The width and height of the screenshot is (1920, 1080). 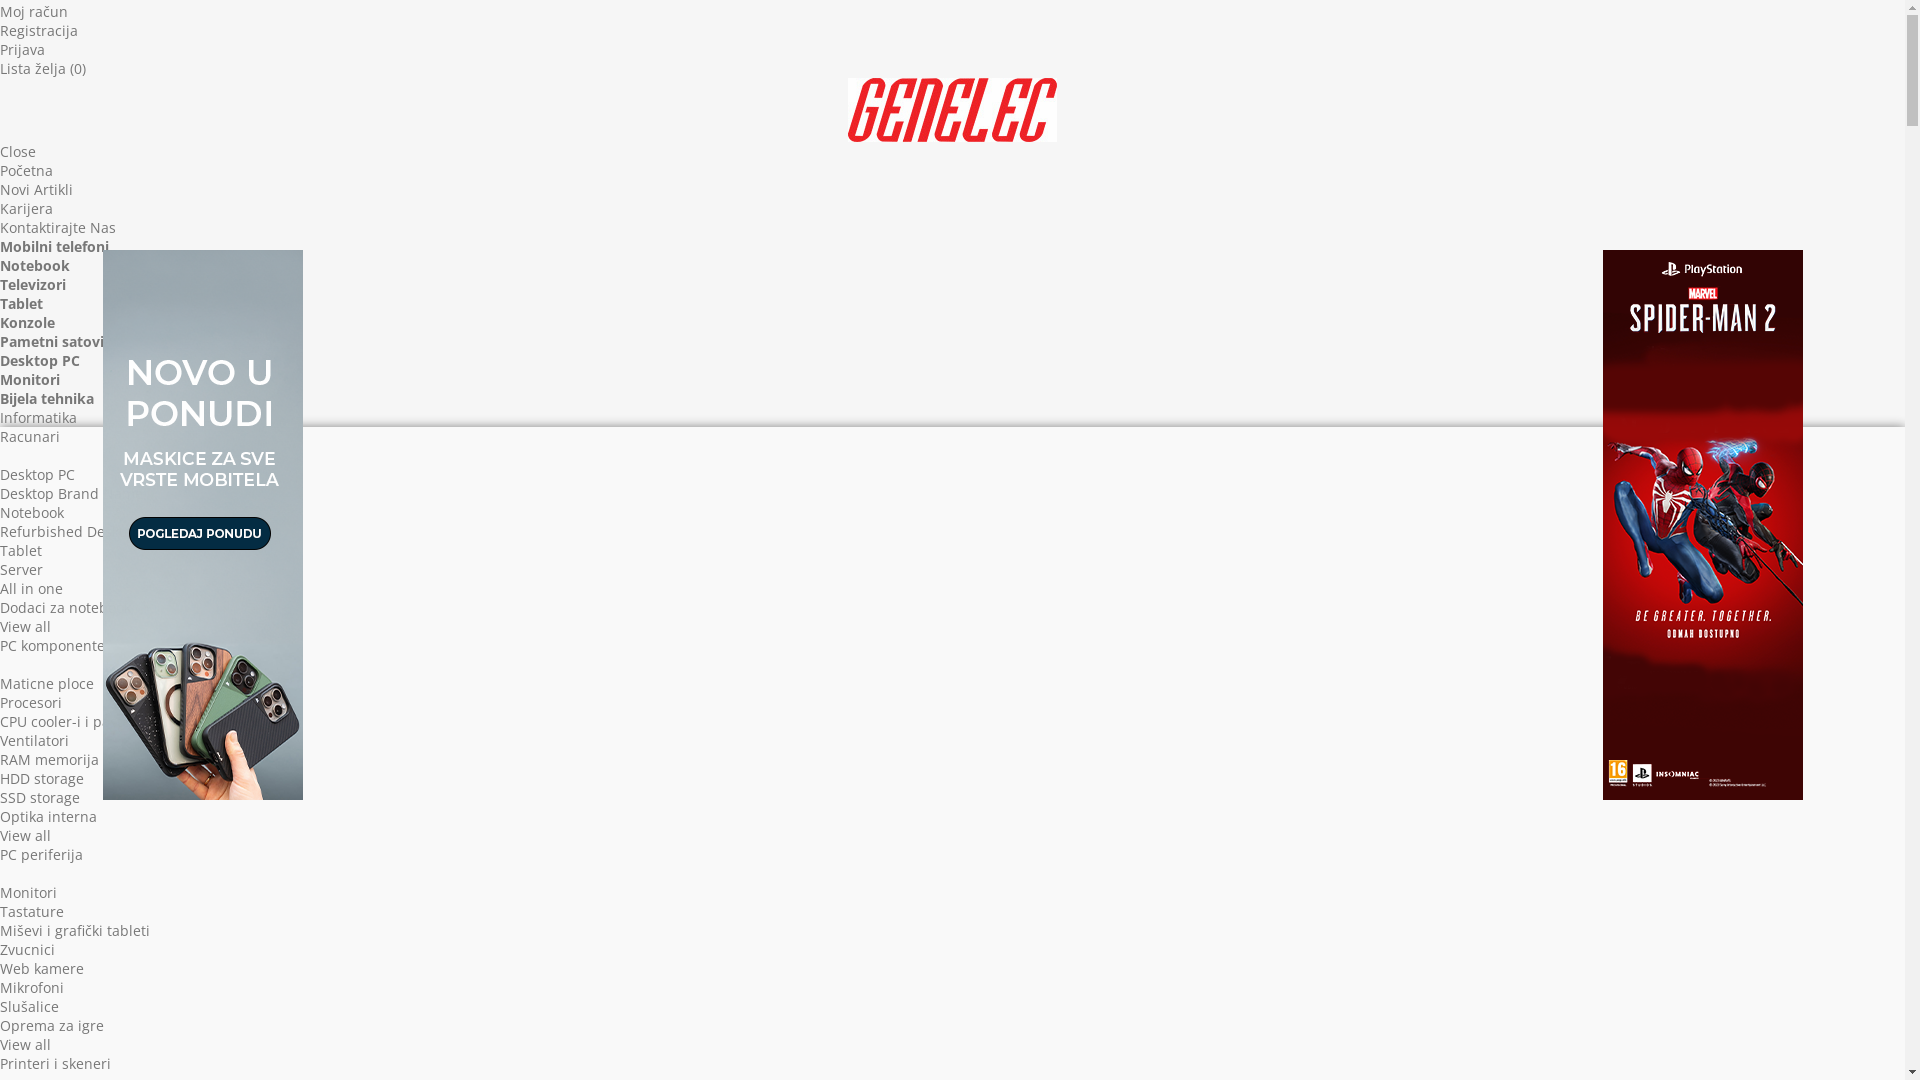 What do you see at coordinates (70, 530) in the screenshot?
I see `'Refurbished Desktop'` at bounding box center [70, 530].